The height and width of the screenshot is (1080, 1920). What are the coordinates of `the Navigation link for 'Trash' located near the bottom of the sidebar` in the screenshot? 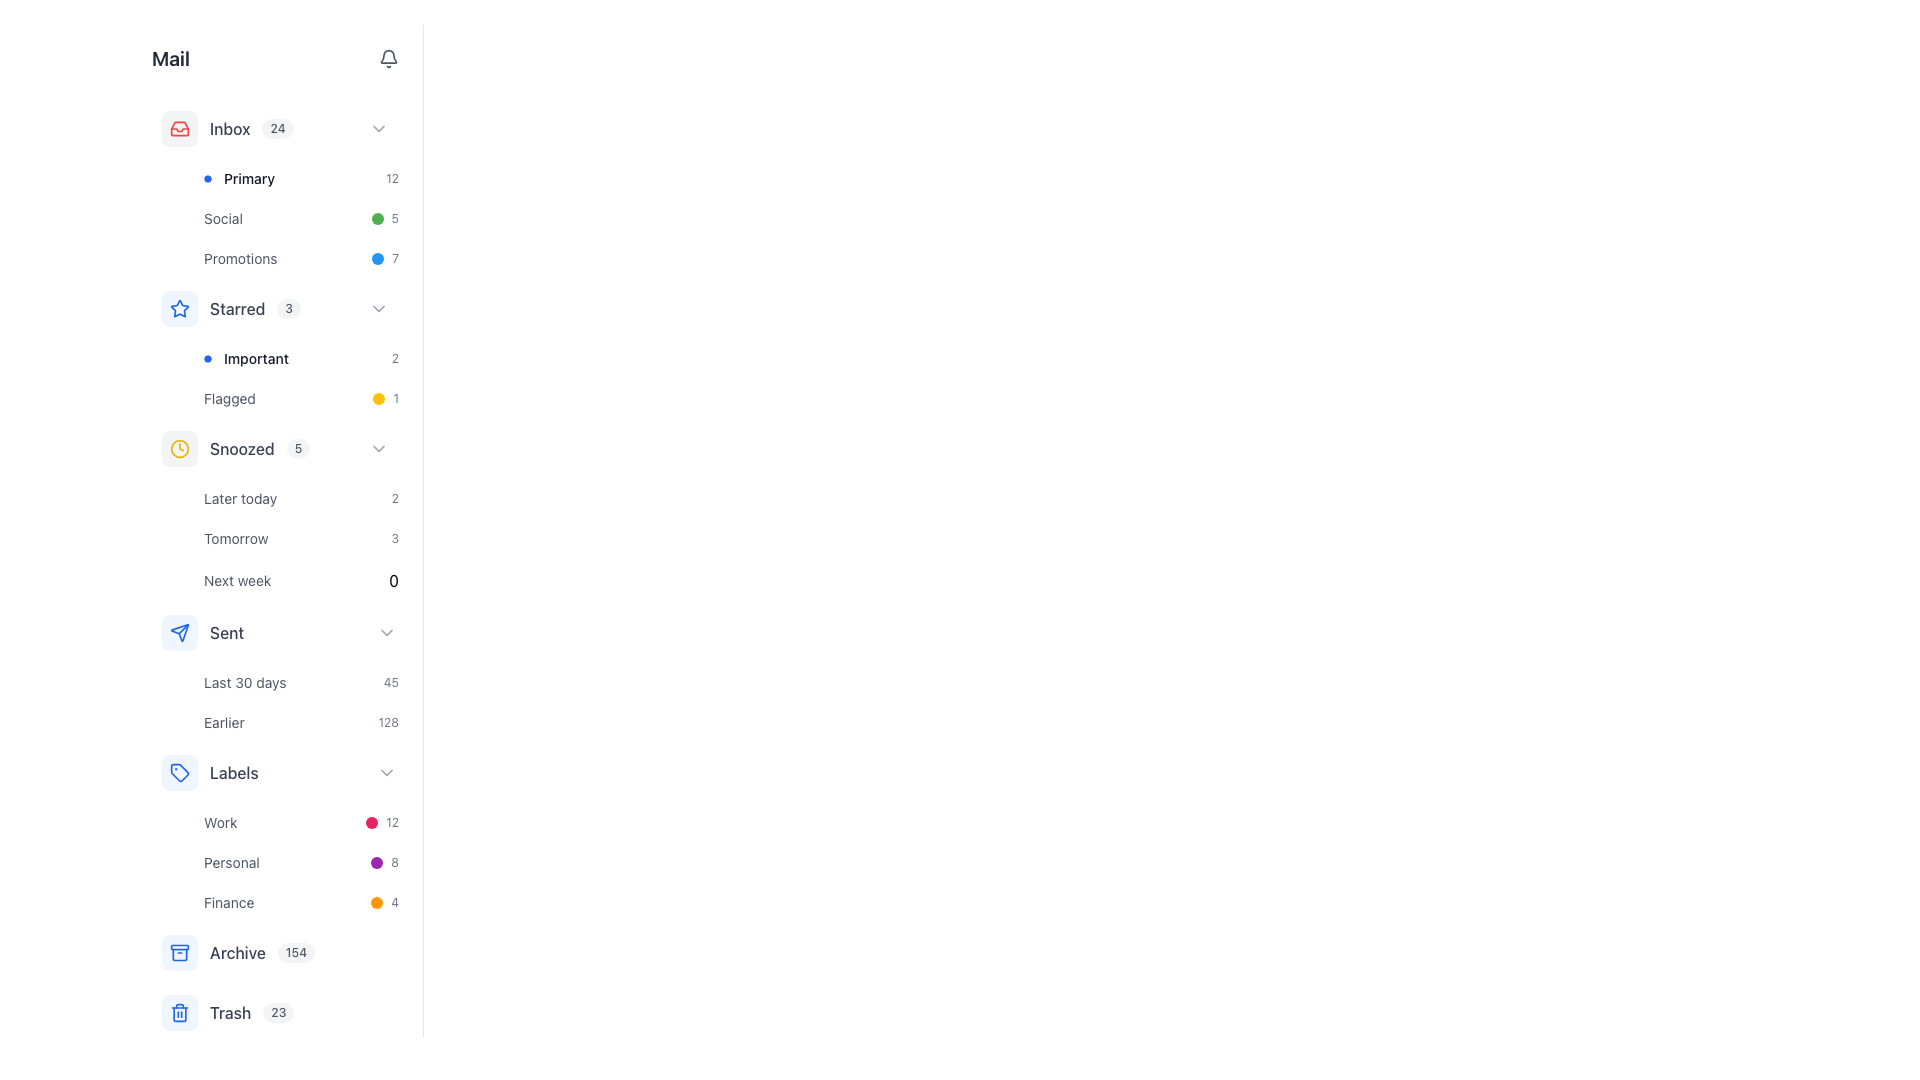 It's located at (228, 1013).